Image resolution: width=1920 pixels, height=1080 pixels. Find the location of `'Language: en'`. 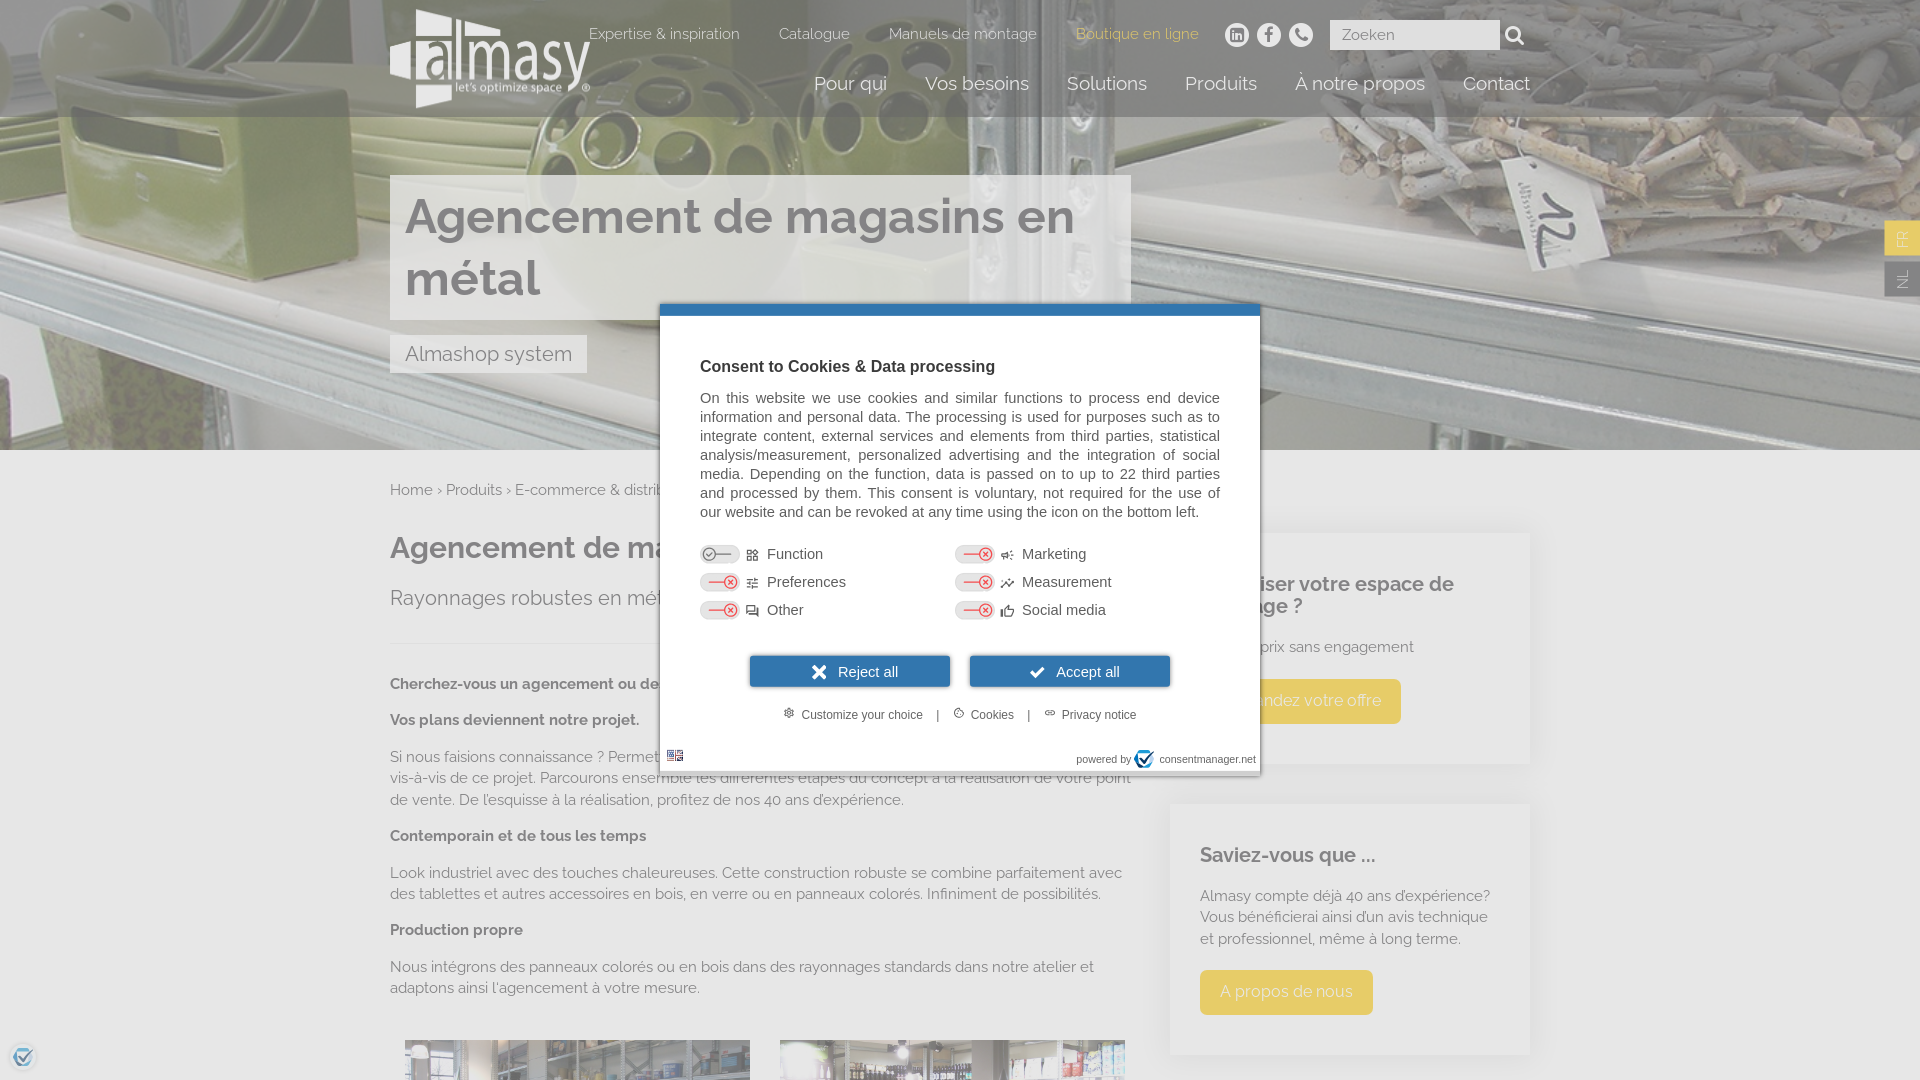

'Language: en' is located at coordinates (662, 755).